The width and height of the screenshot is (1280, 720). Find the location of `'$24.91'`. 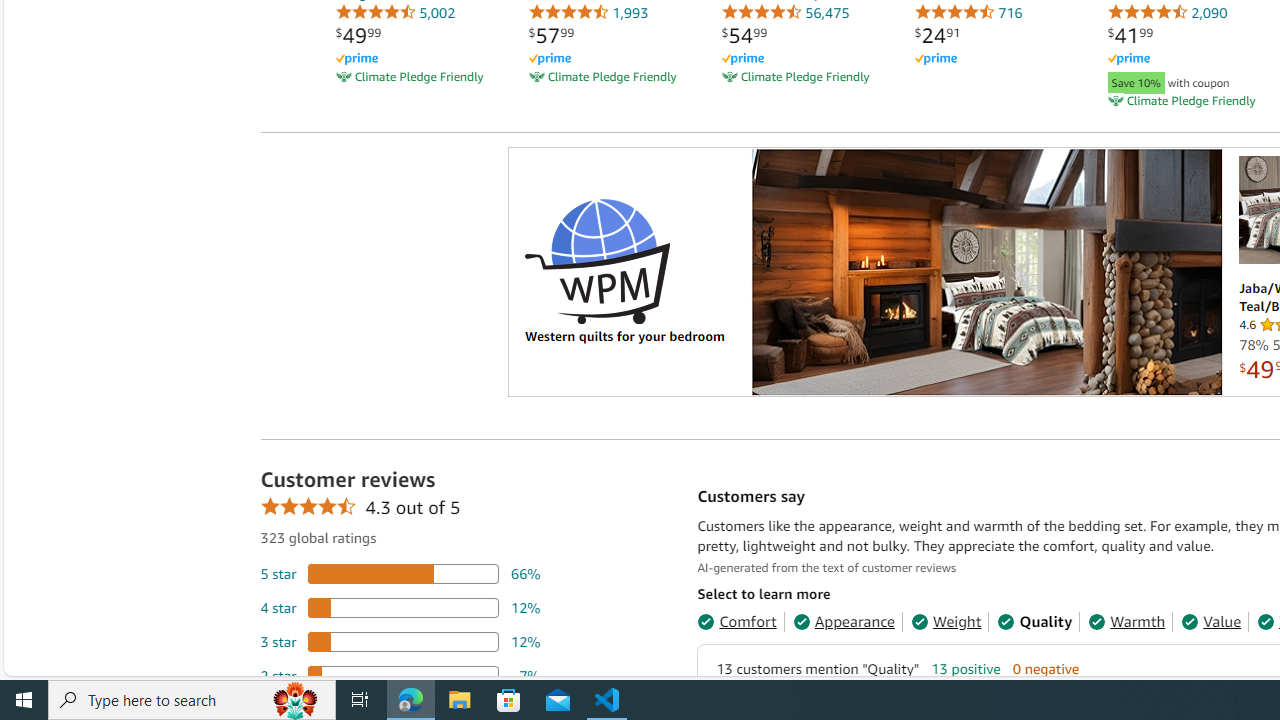

'$24.91' is located at coordinates (936, 35).